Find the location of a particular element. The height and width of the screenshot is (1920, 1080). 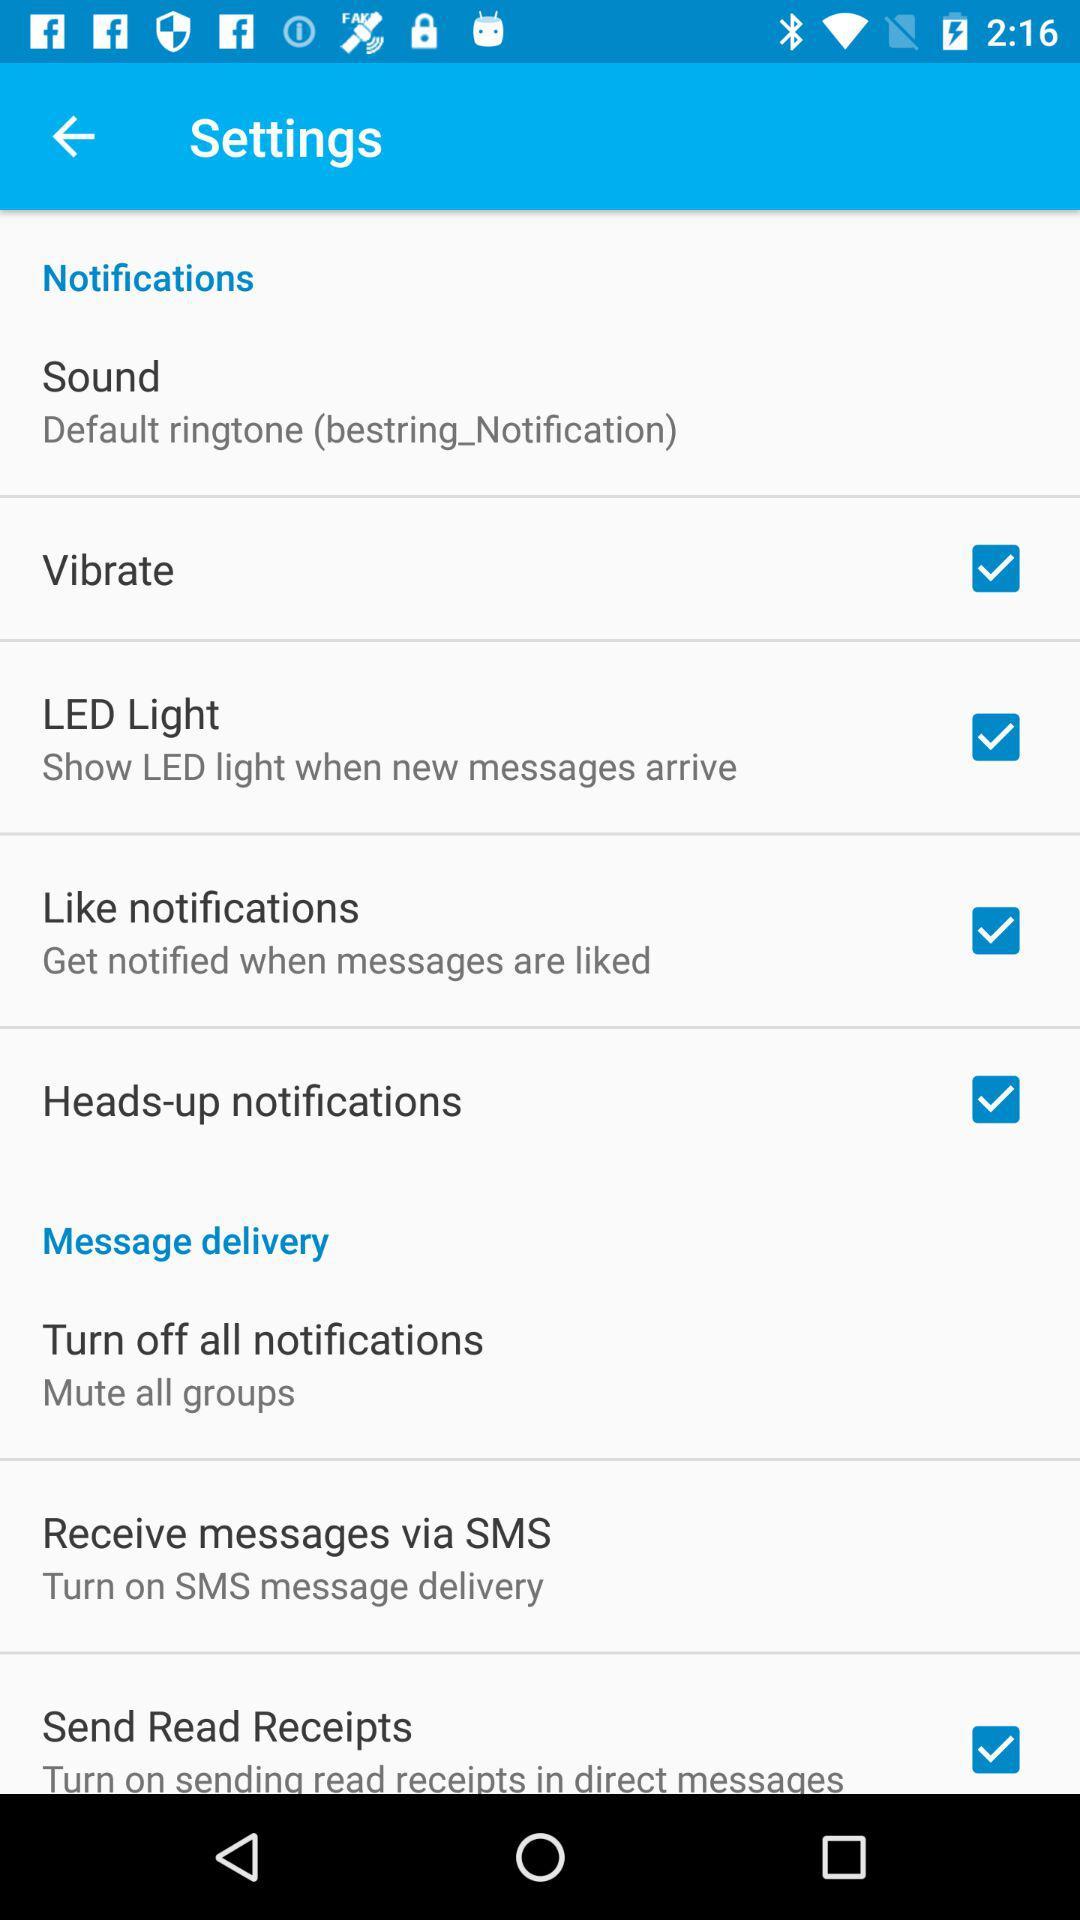

item below the show led light icon is located at coordinates (200, 905).